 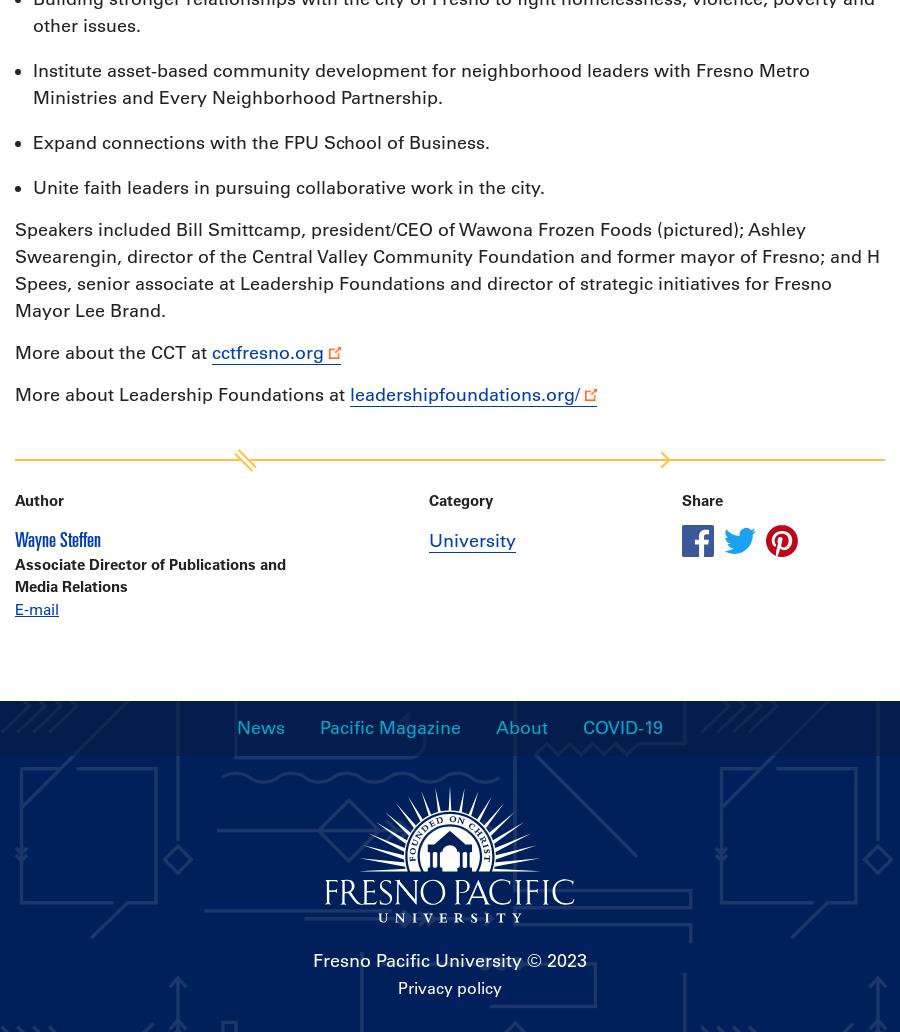 I want to click on 'Speakers included Bill Smittcamp, president/CEO of Wawona Frozen Foods (pictured); Ashley Swearengin, director of the Central Valley Community Foundation and former mayor of Fresno; and H Spees, senior associate at Leadership Foundations and director of strategic initiatives for Fresno Mayor Lee Brand.', so click(x=447, y=270).